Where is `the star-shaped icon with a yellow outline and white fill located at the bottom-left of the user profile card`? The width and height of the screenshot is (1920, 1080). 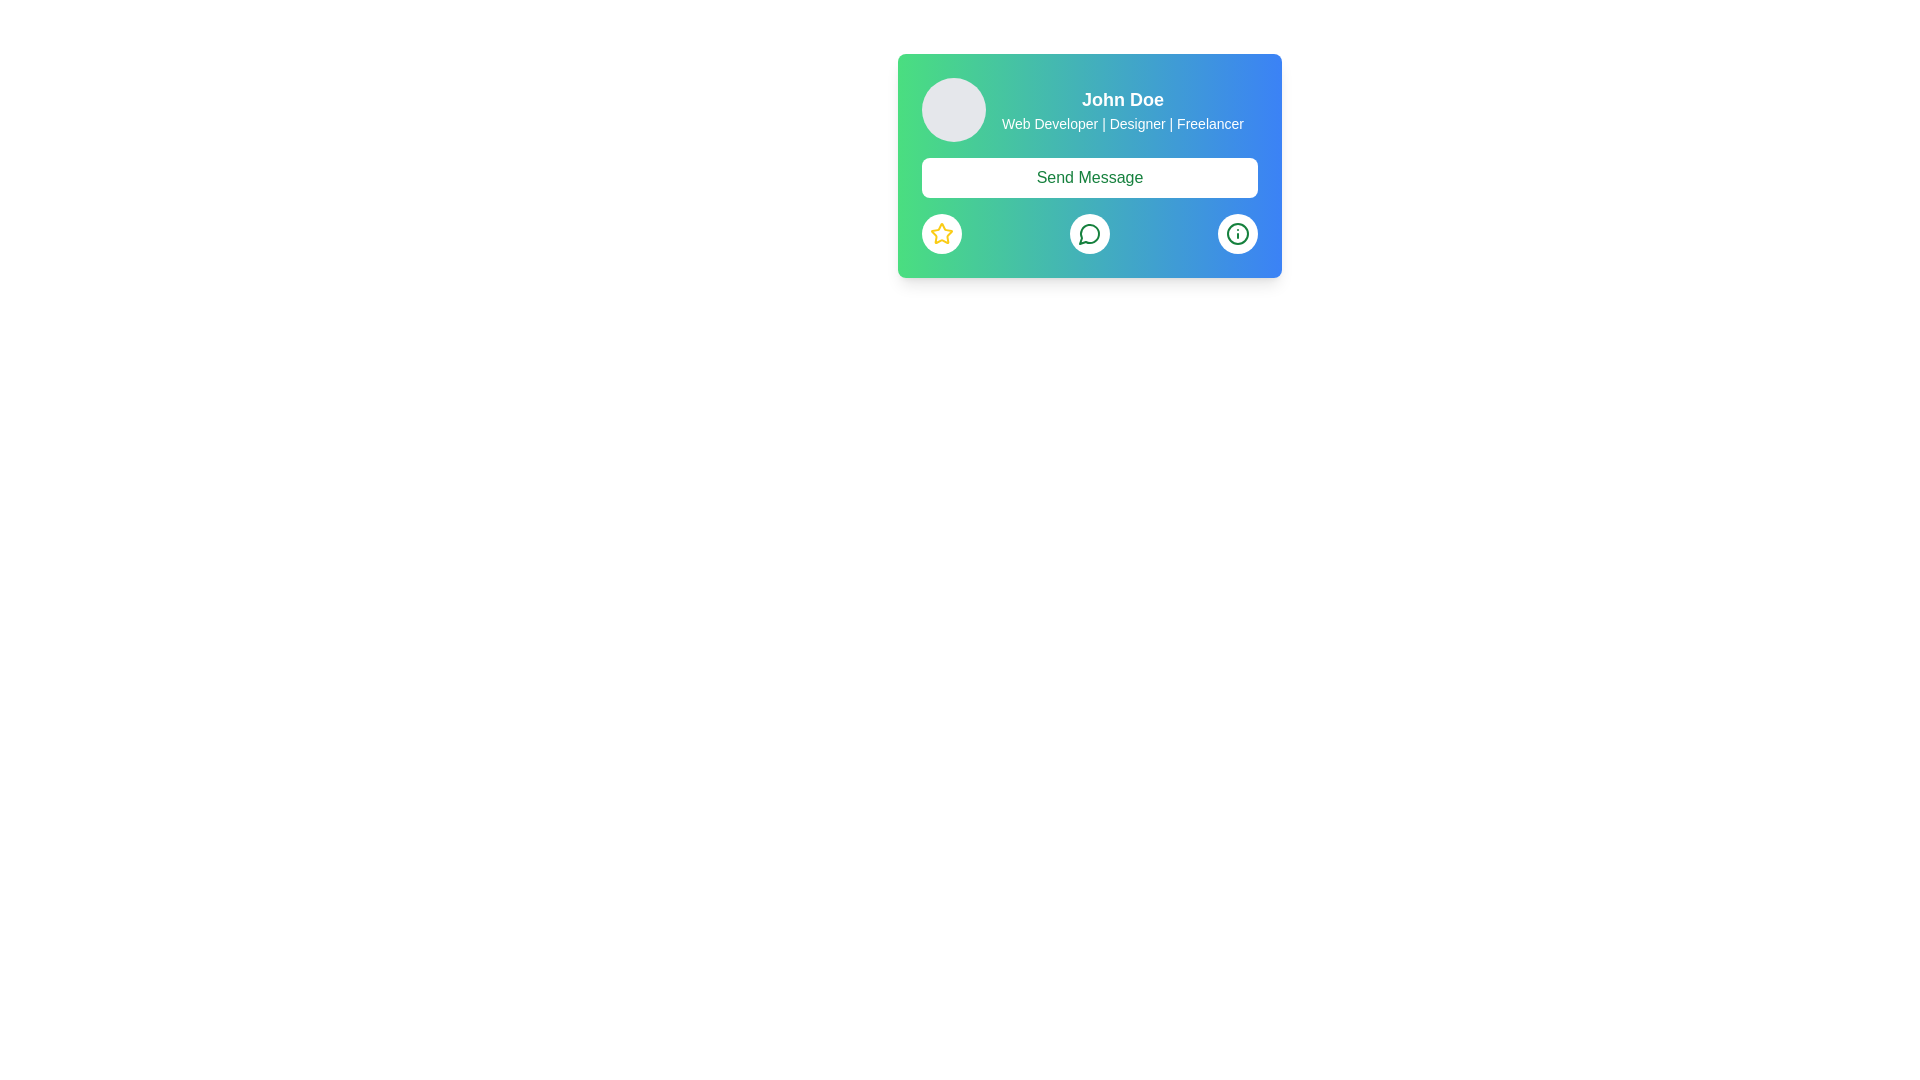 the star-shaped icon with a yellow outline and white fill located at the bottom-left of the user profile card is located at coordinates (940, 232).